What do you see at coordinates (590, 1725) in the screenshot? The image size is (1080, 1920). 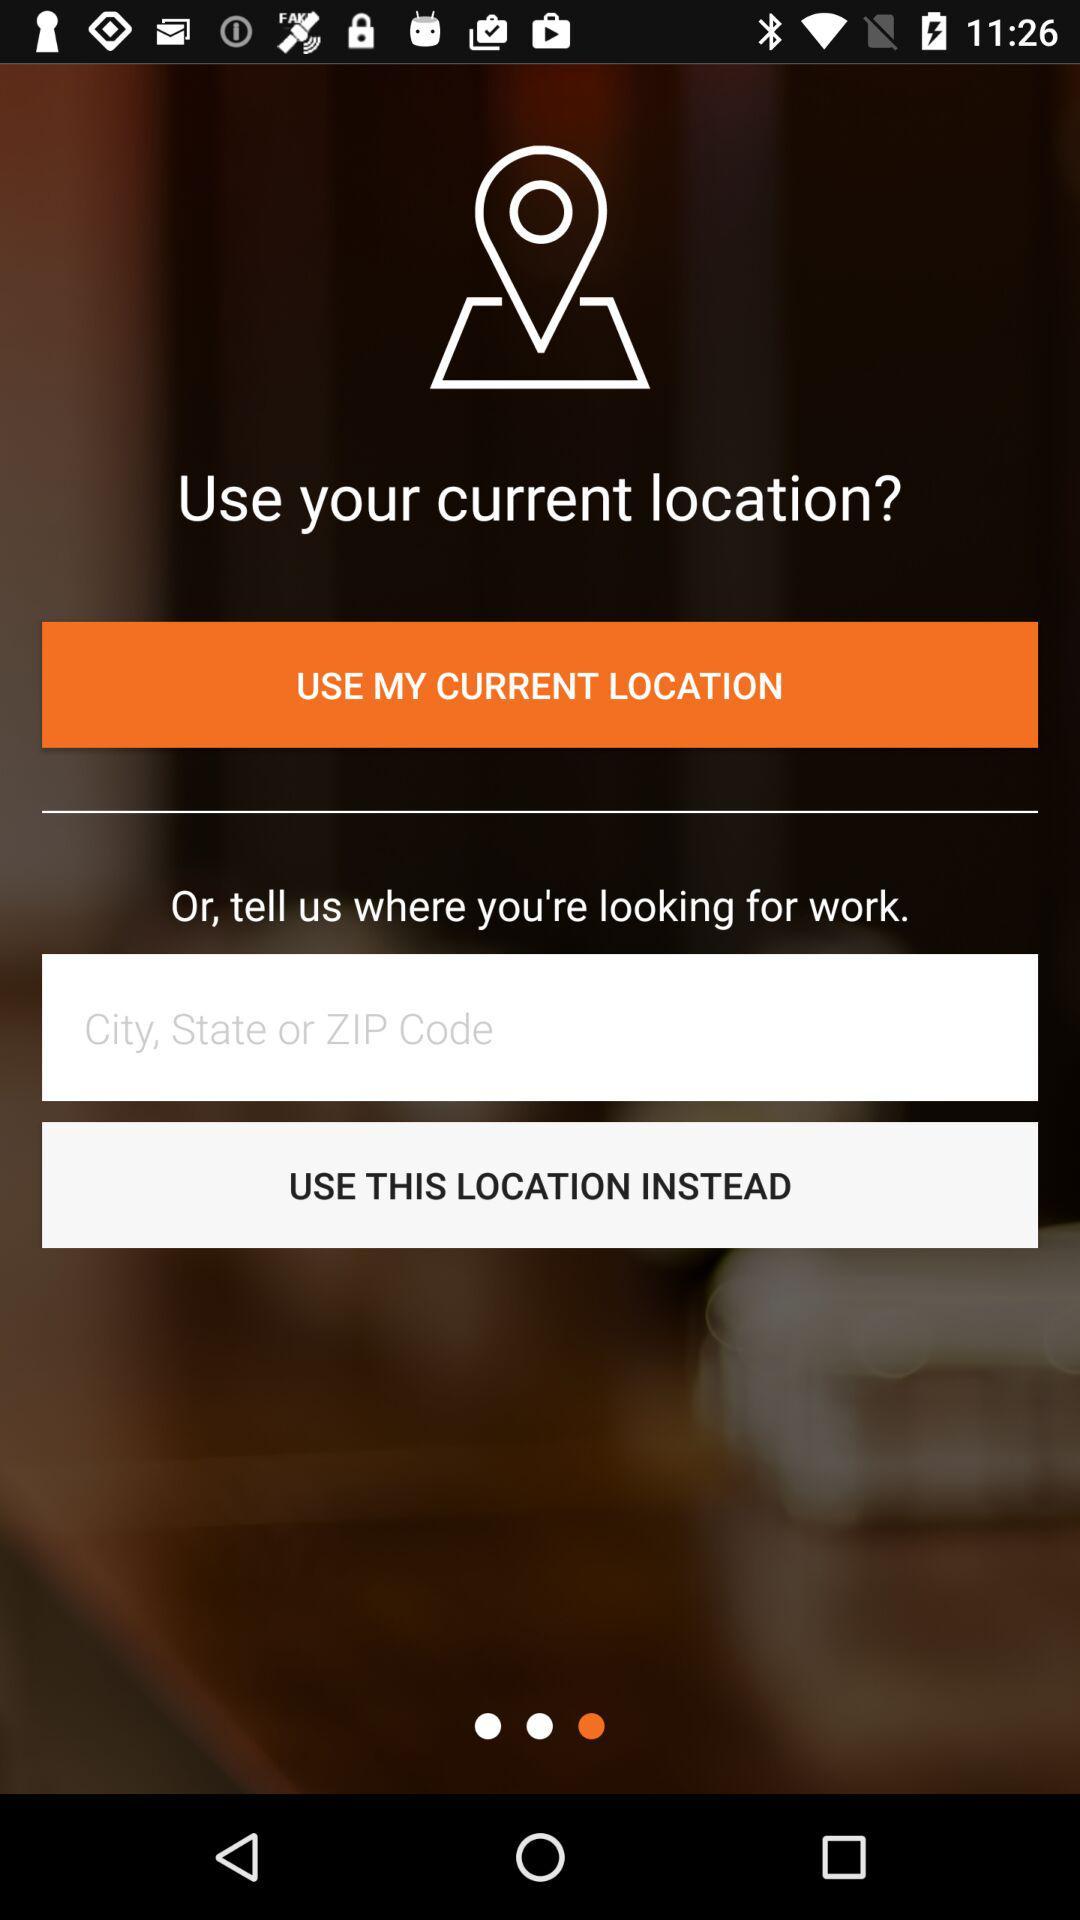 I see `the next page` at bounding box center [590, 1725].